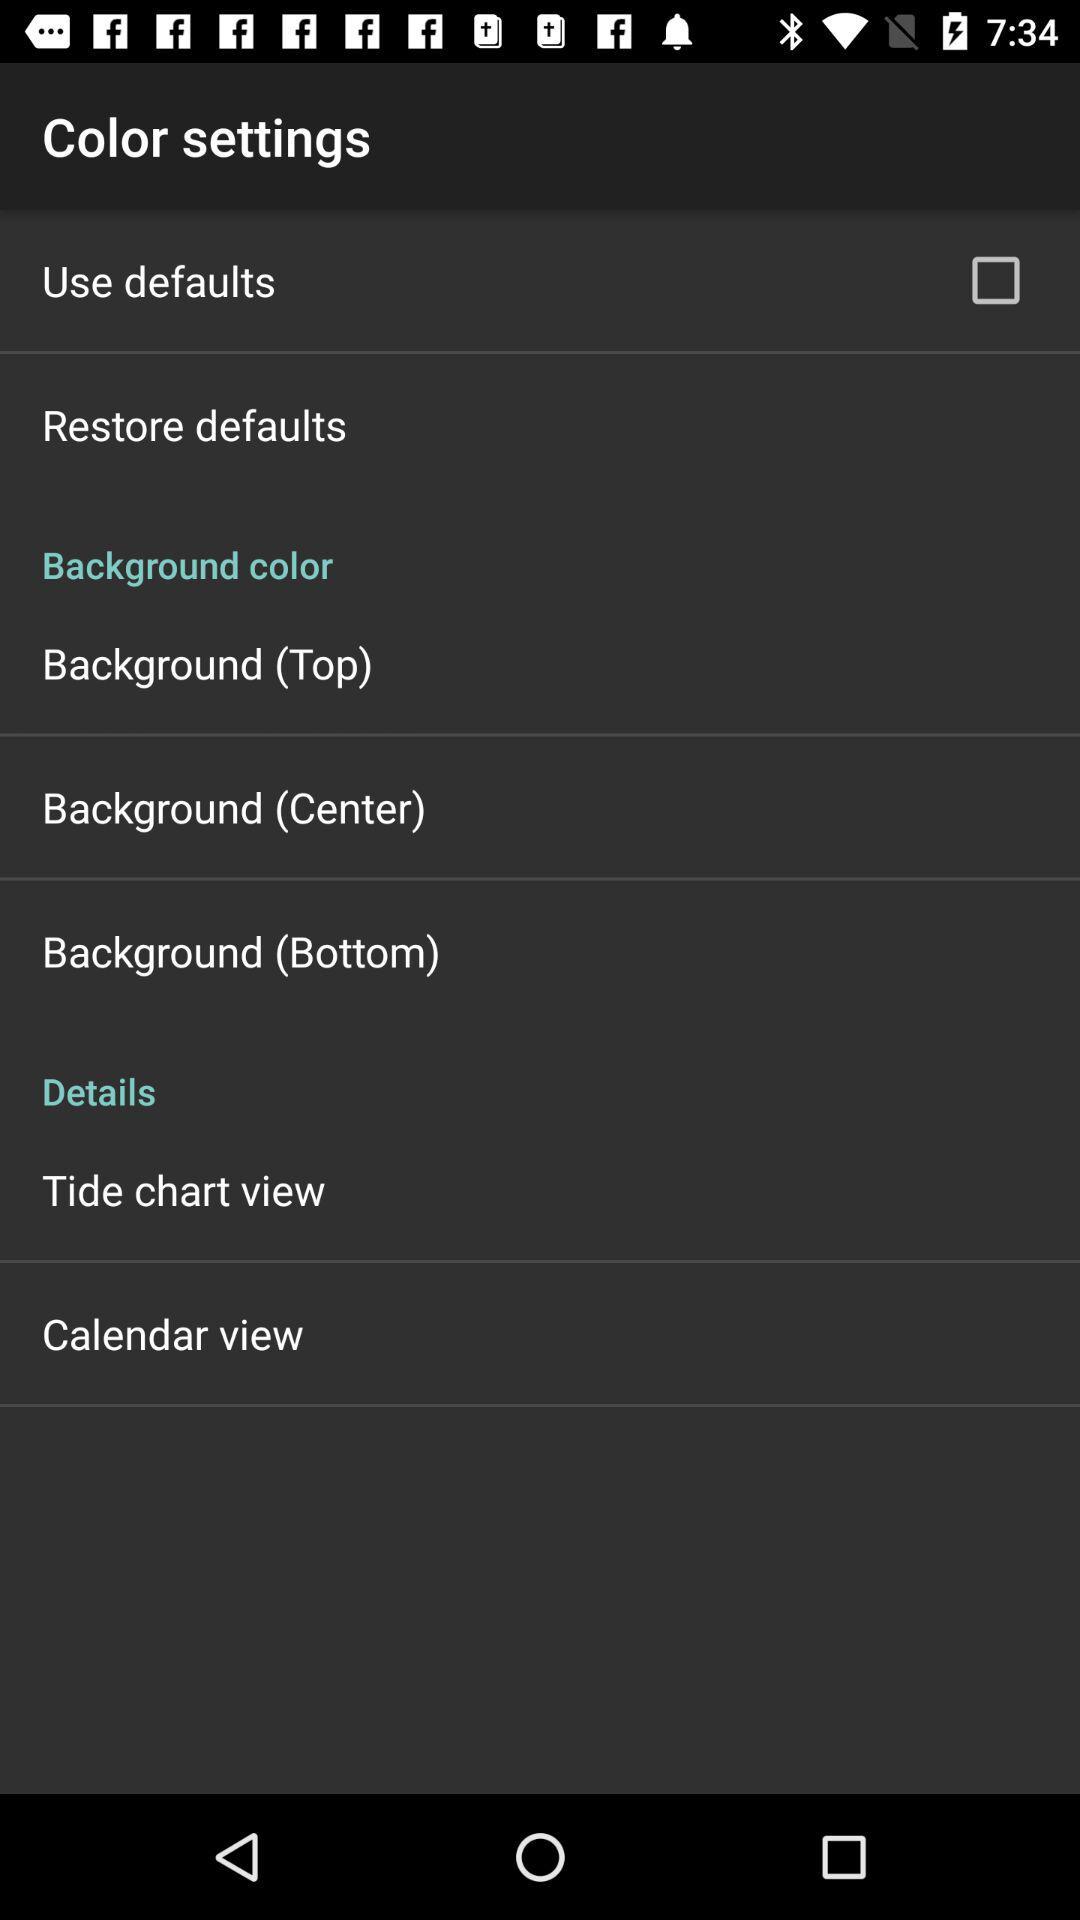  I want to click on the background (bottom) app, so click(240, 949).